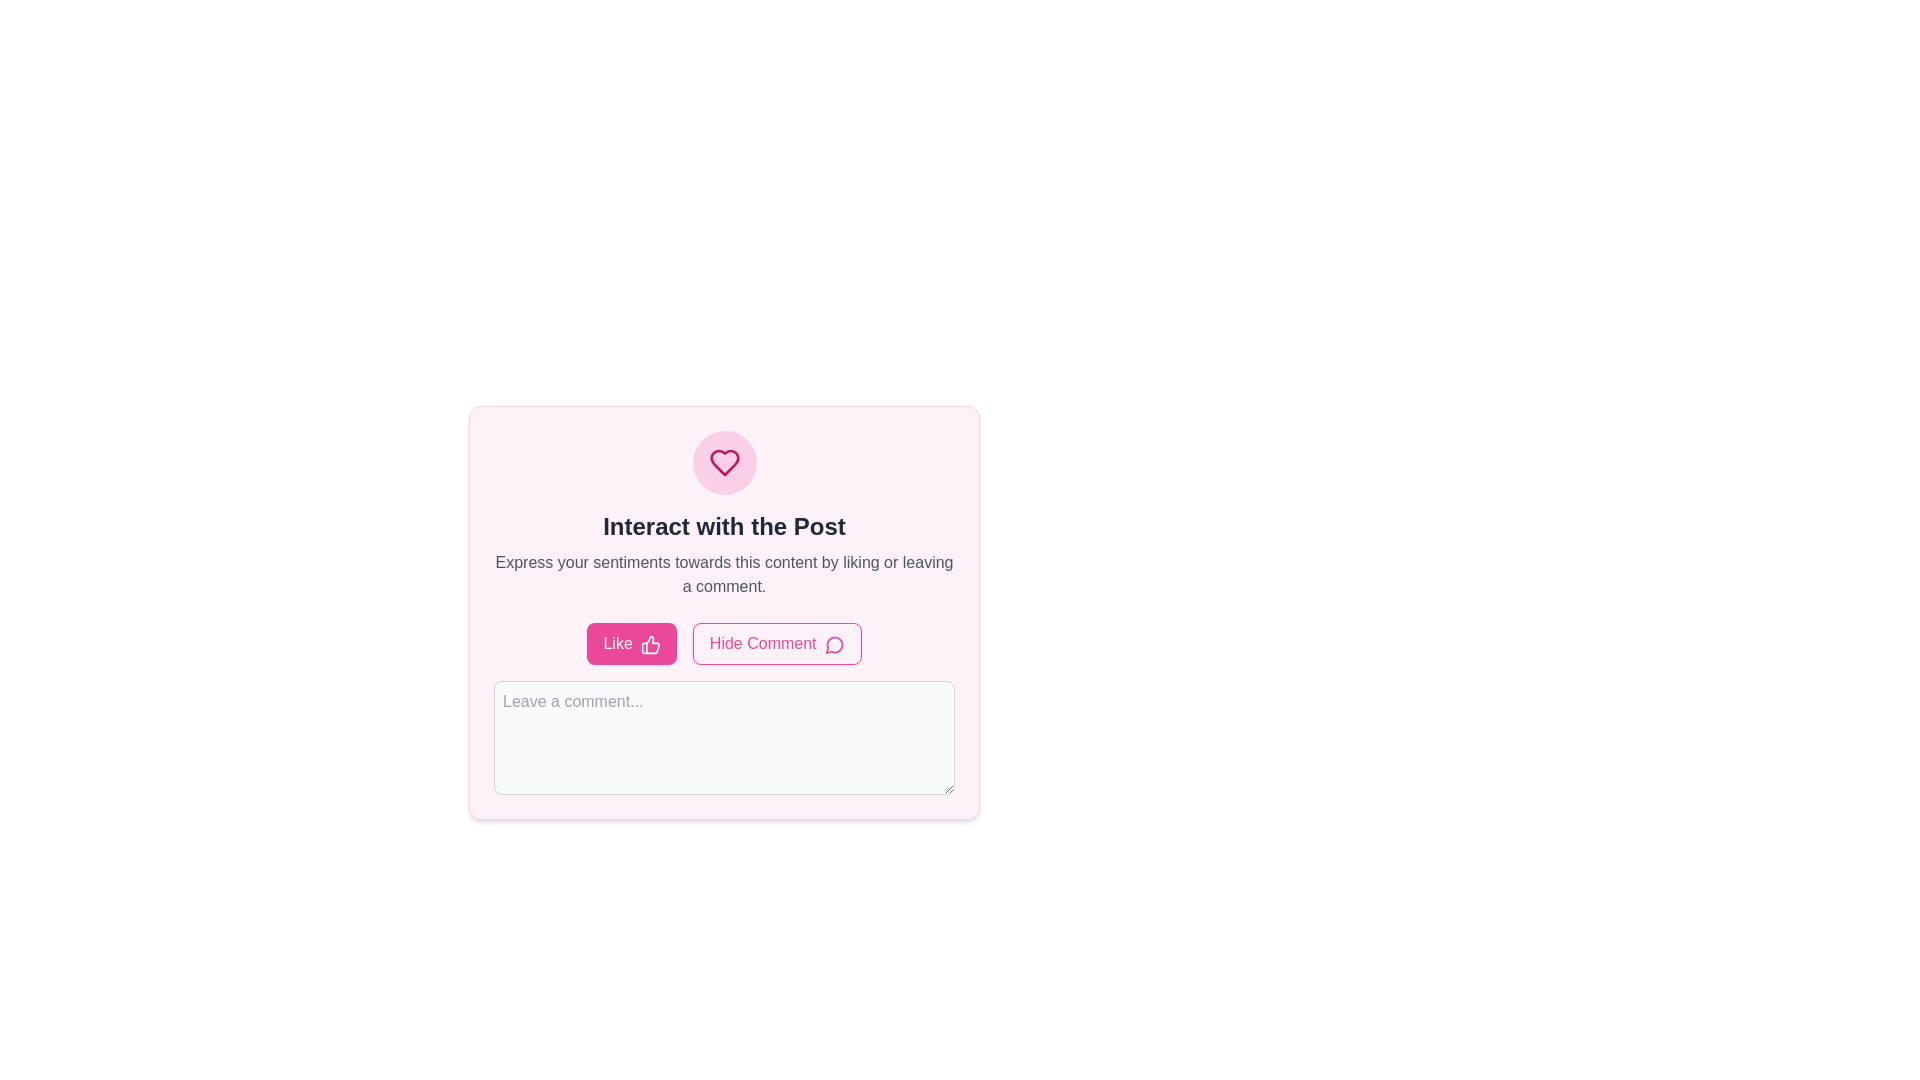 The height and width of the screenshot is (1080, 1920). What do you see at coordinates (834, 645) in the screenshot?
I see `the comment or message icon, which is part of a grouped icon set located adjacent to the 'Interact with the Post' section header` at bounding box center [834, 645].